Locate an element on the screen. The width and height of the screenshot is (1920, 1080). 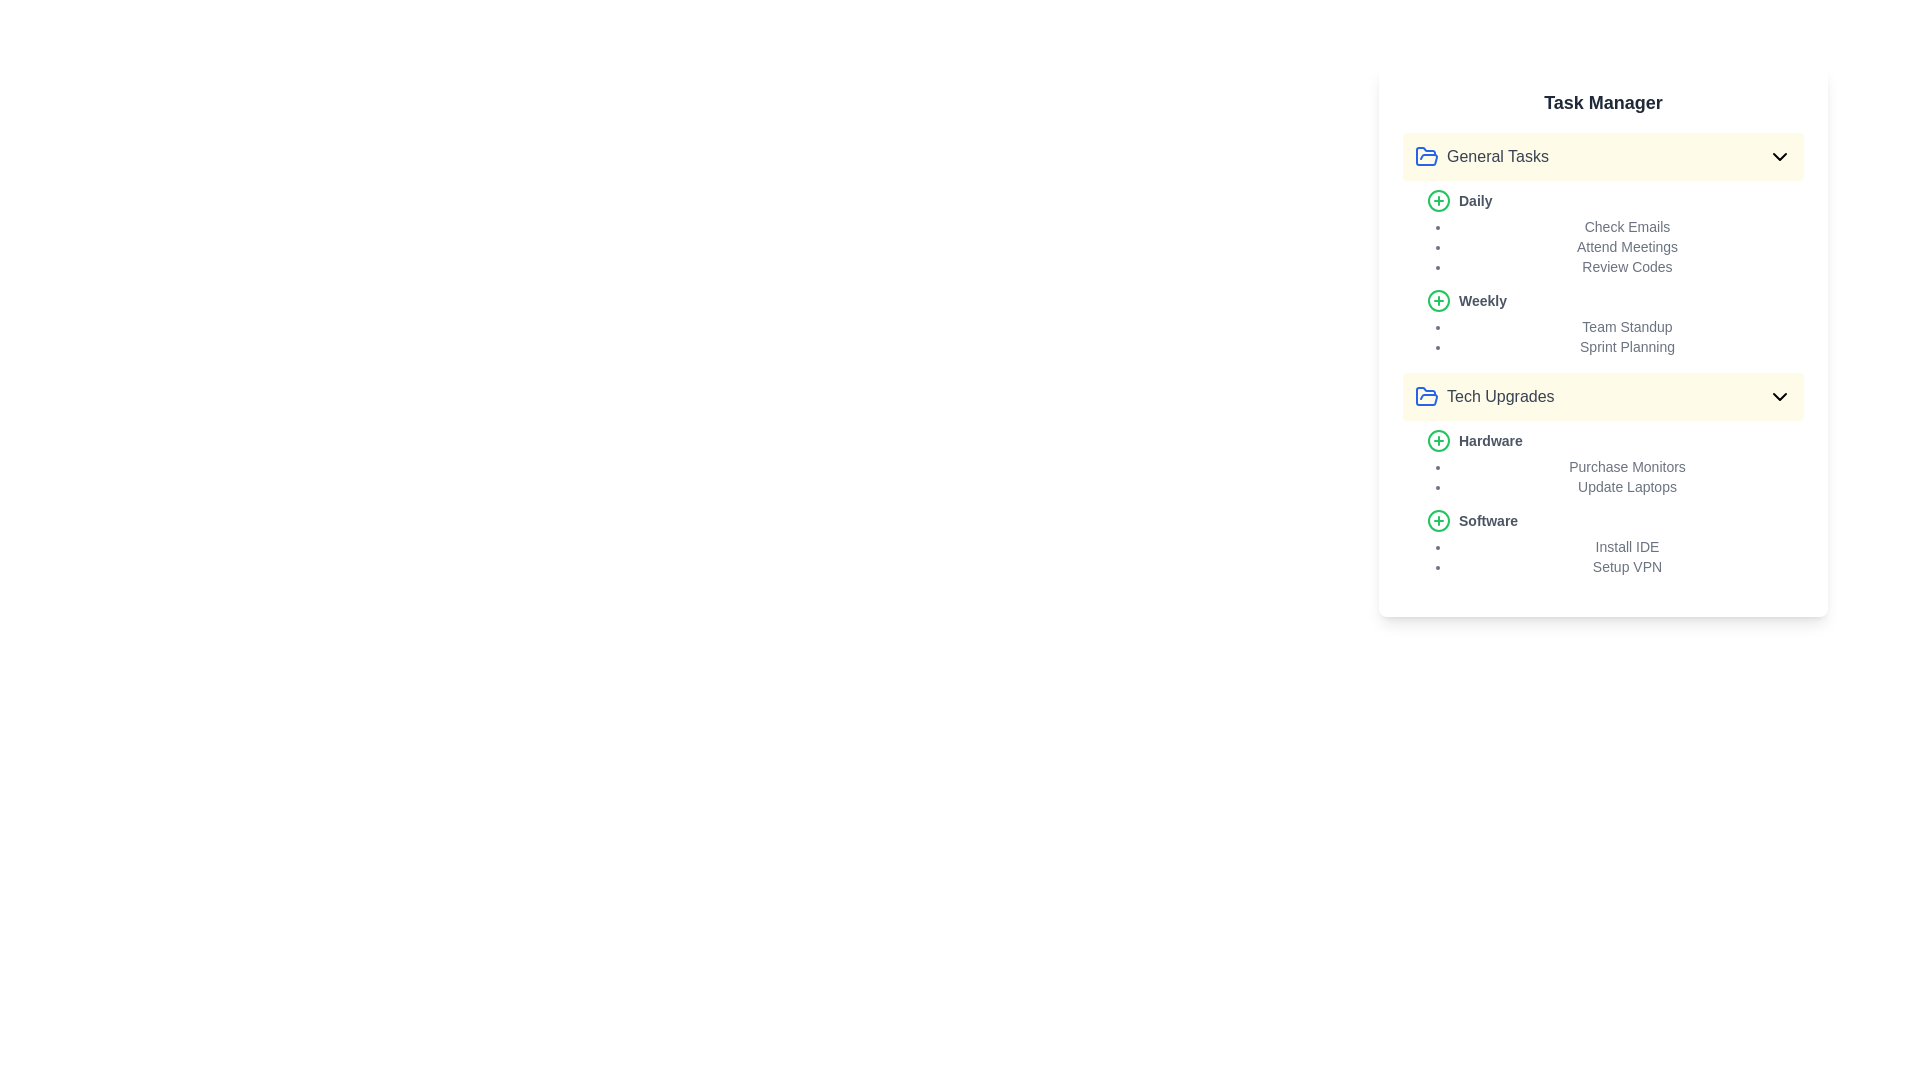
the SVG element that is part of the interactive icon indicating functionality related to adding or modifying tasks in the 'Weekly' task label of the 'General Tasks' section for accessibility interactions is located at coordinates (1438, 300).